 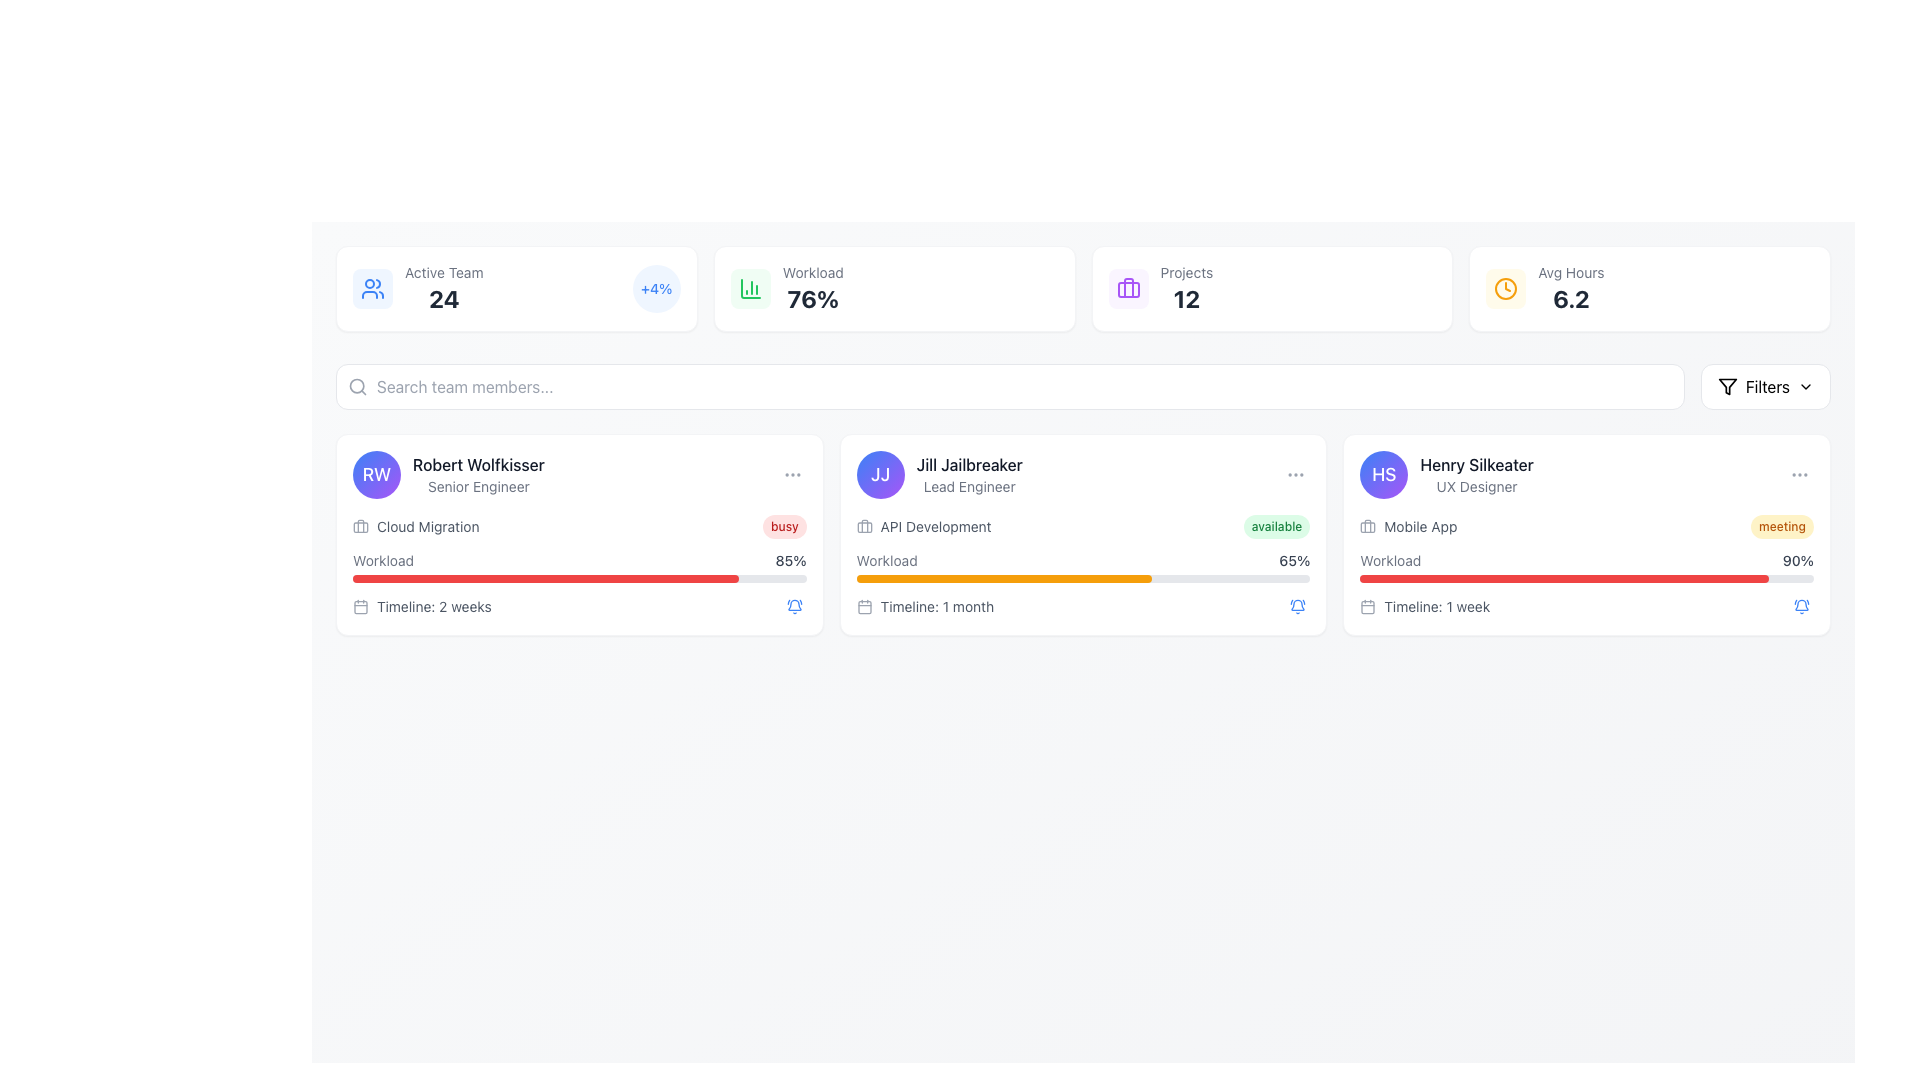 I want to click on the circular button with three horizontal dots located in the top-right corner of the 'Robert Wolfkisser' card, so click(x=791, y=474).